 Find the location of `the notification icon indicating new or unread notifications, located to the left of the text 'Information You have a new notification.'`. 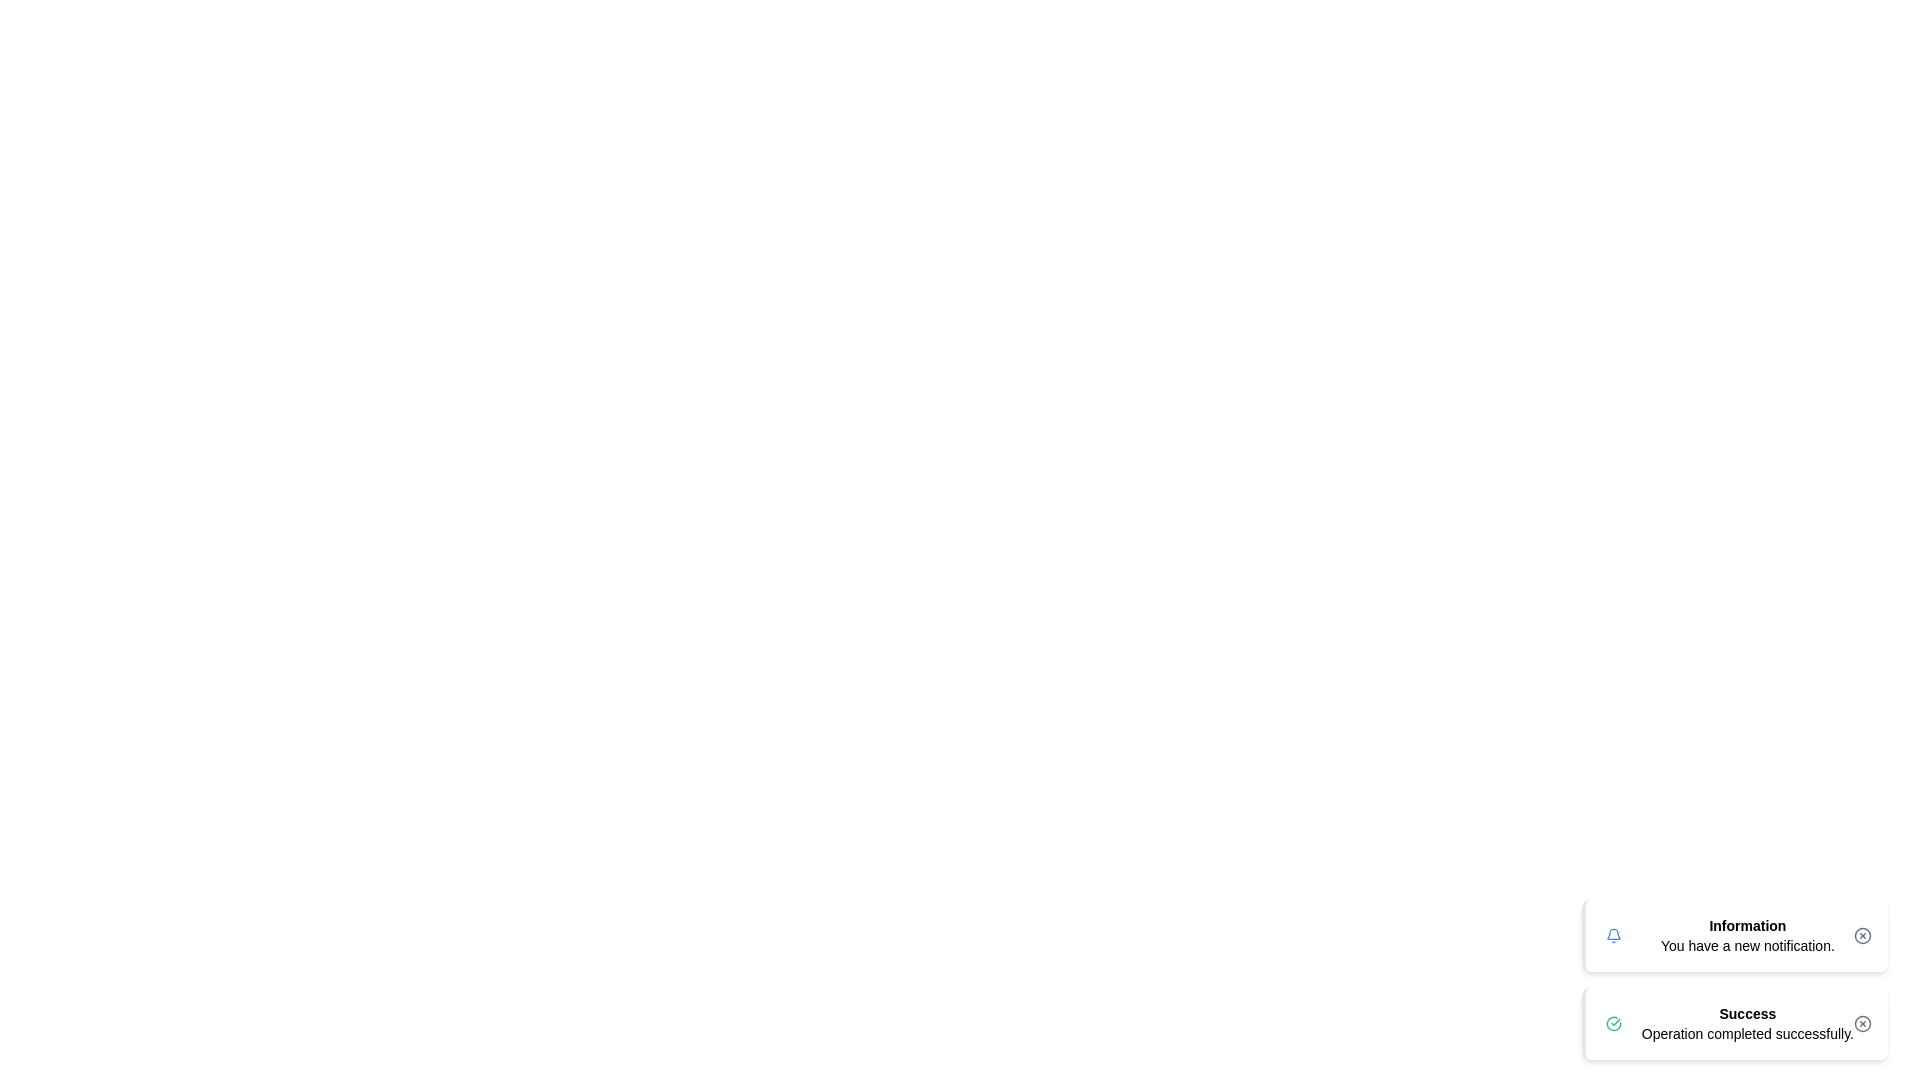

the notification icon indicating new or unread notifications, located to the left of the text 'Information You have a new notification.' is located at coordinates (1613, 936).